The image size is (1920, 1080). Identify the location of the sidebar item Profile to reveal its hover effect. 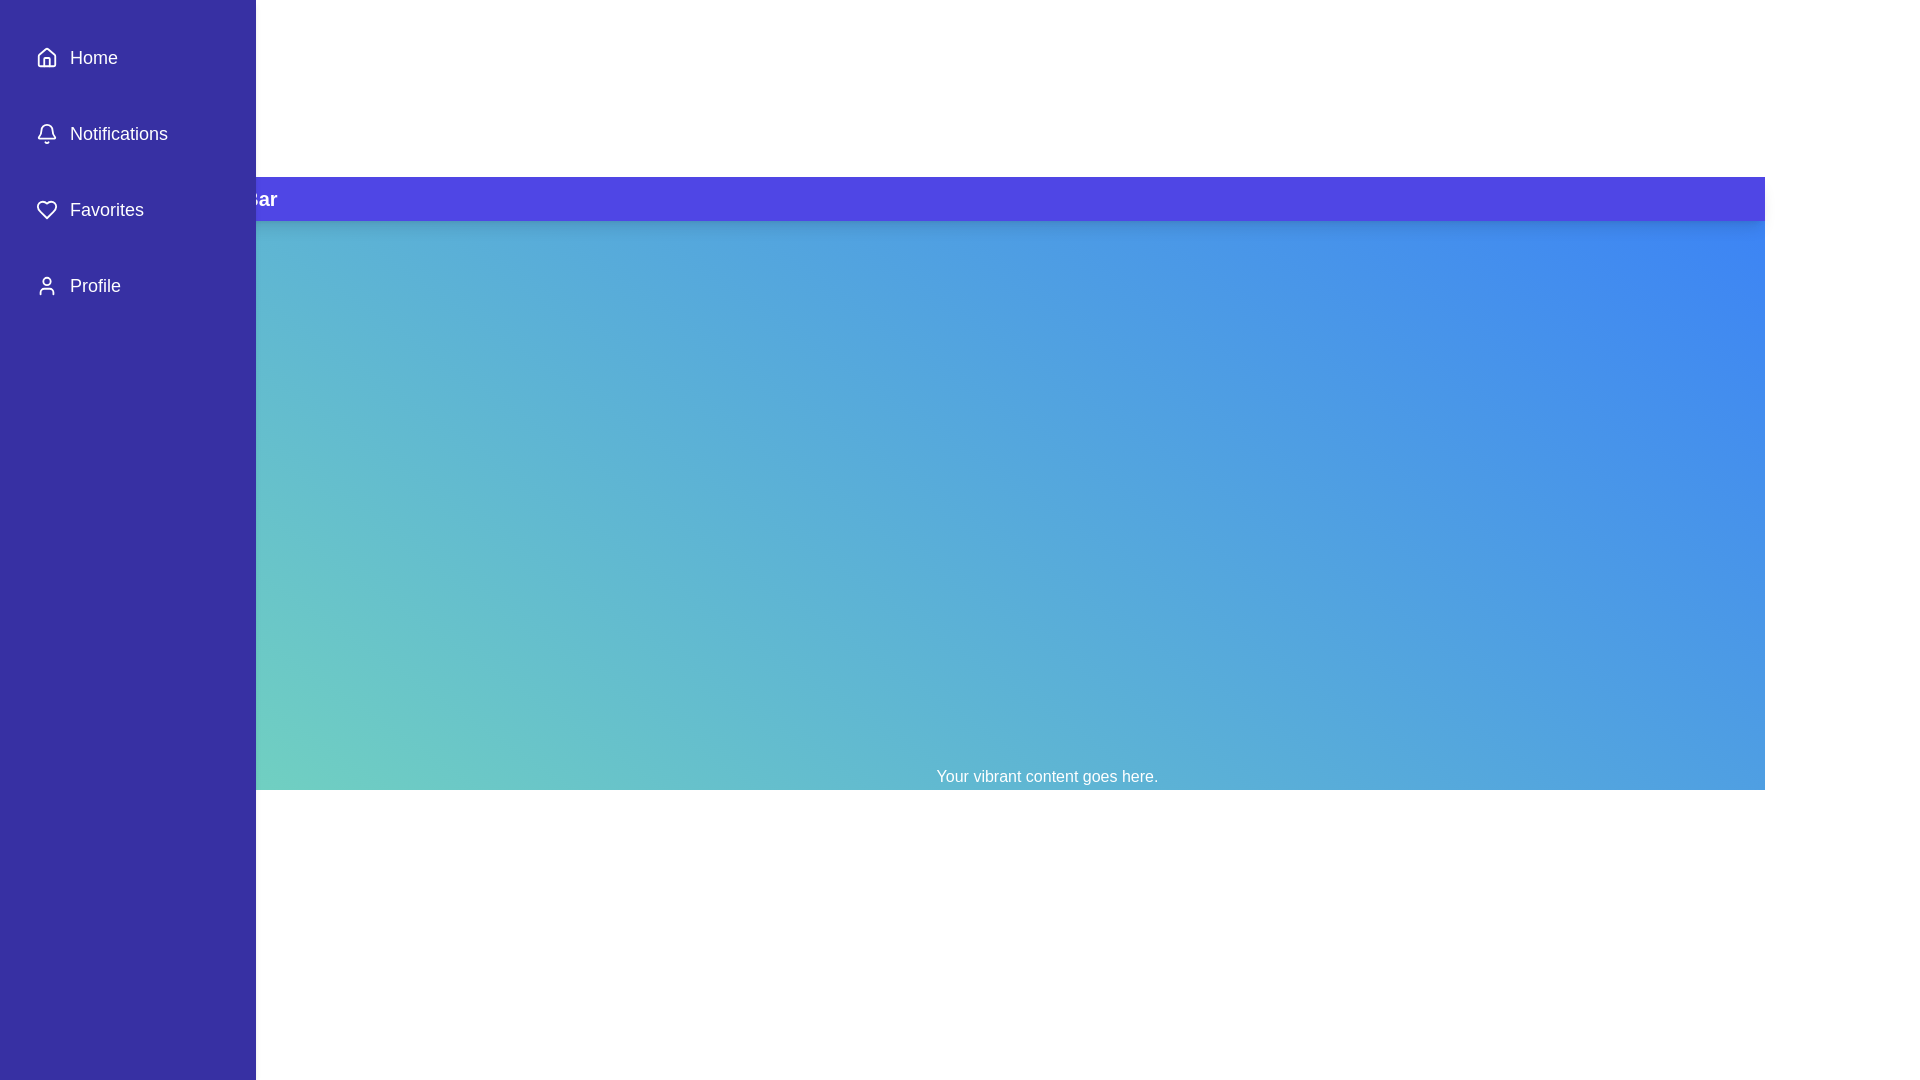
(127, 285).